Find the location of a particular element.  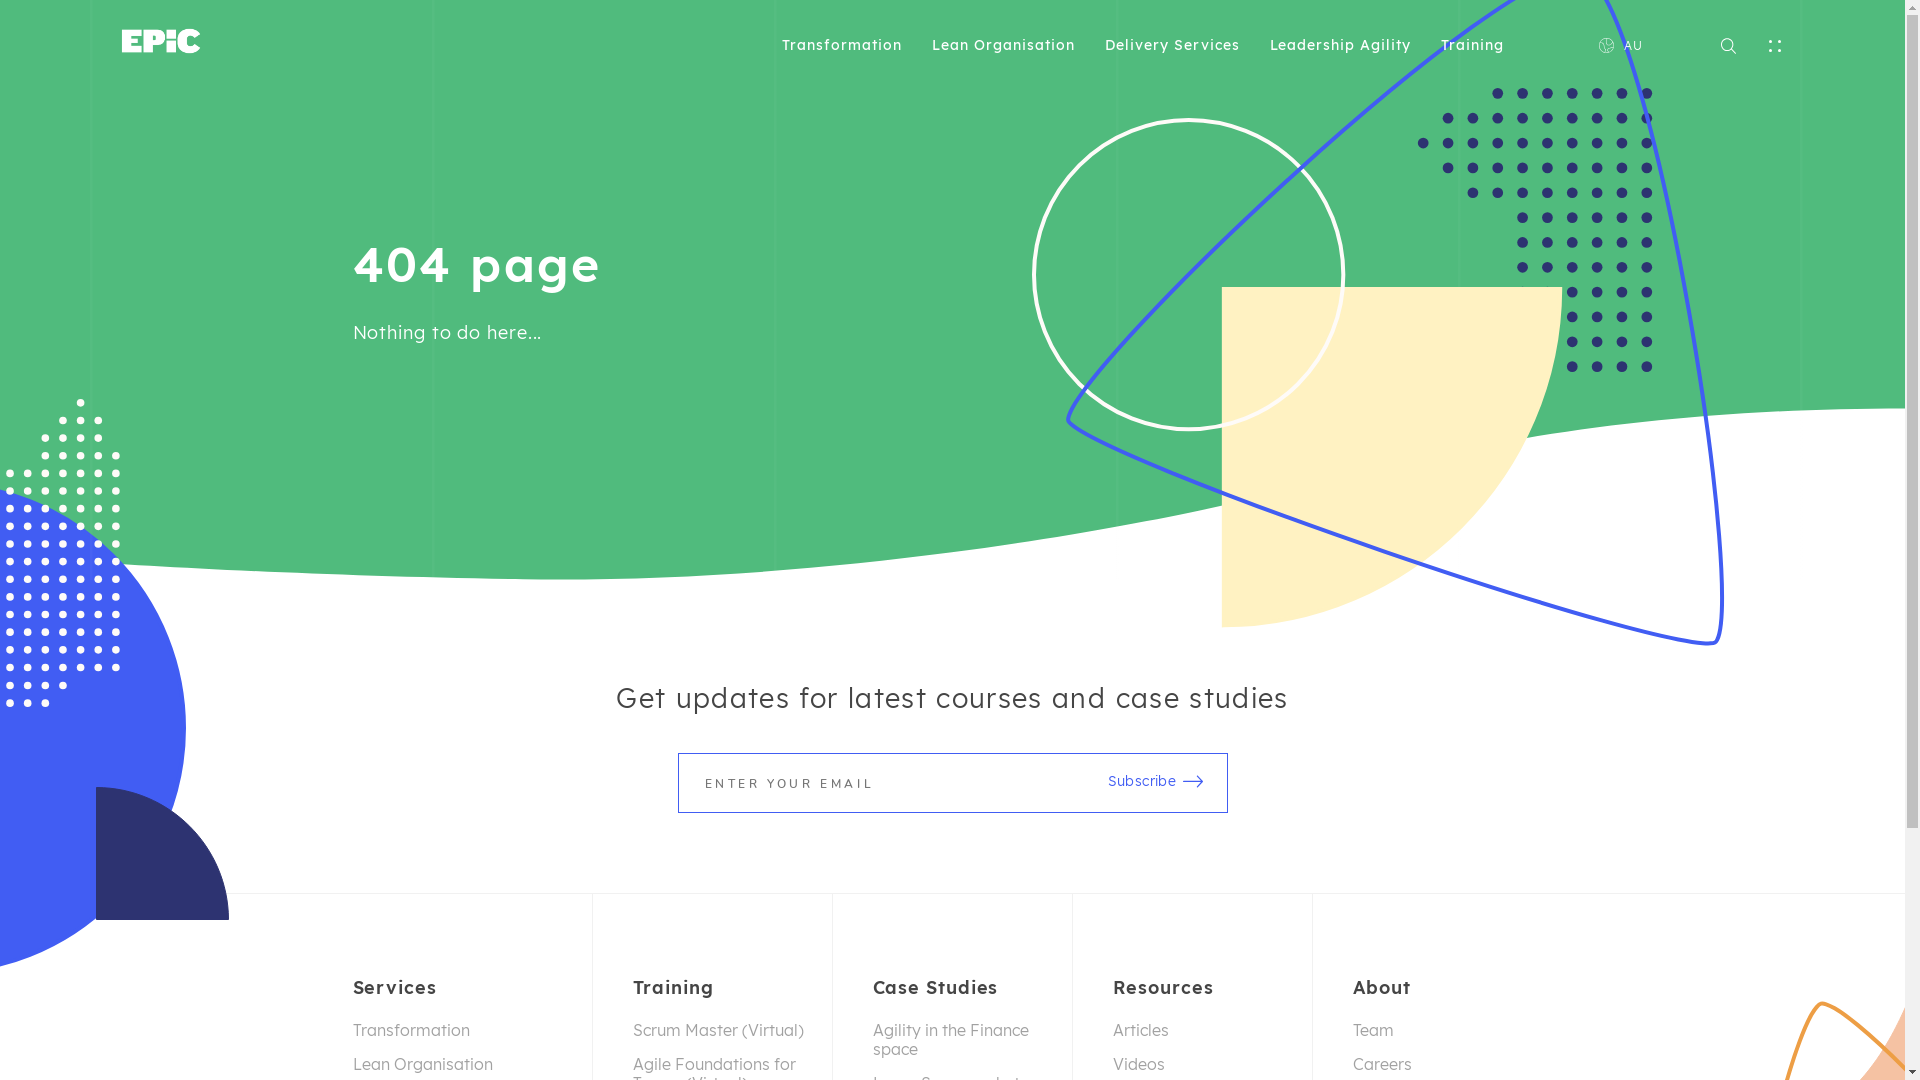

'Case Studies' is located at coordinates (968, 986).